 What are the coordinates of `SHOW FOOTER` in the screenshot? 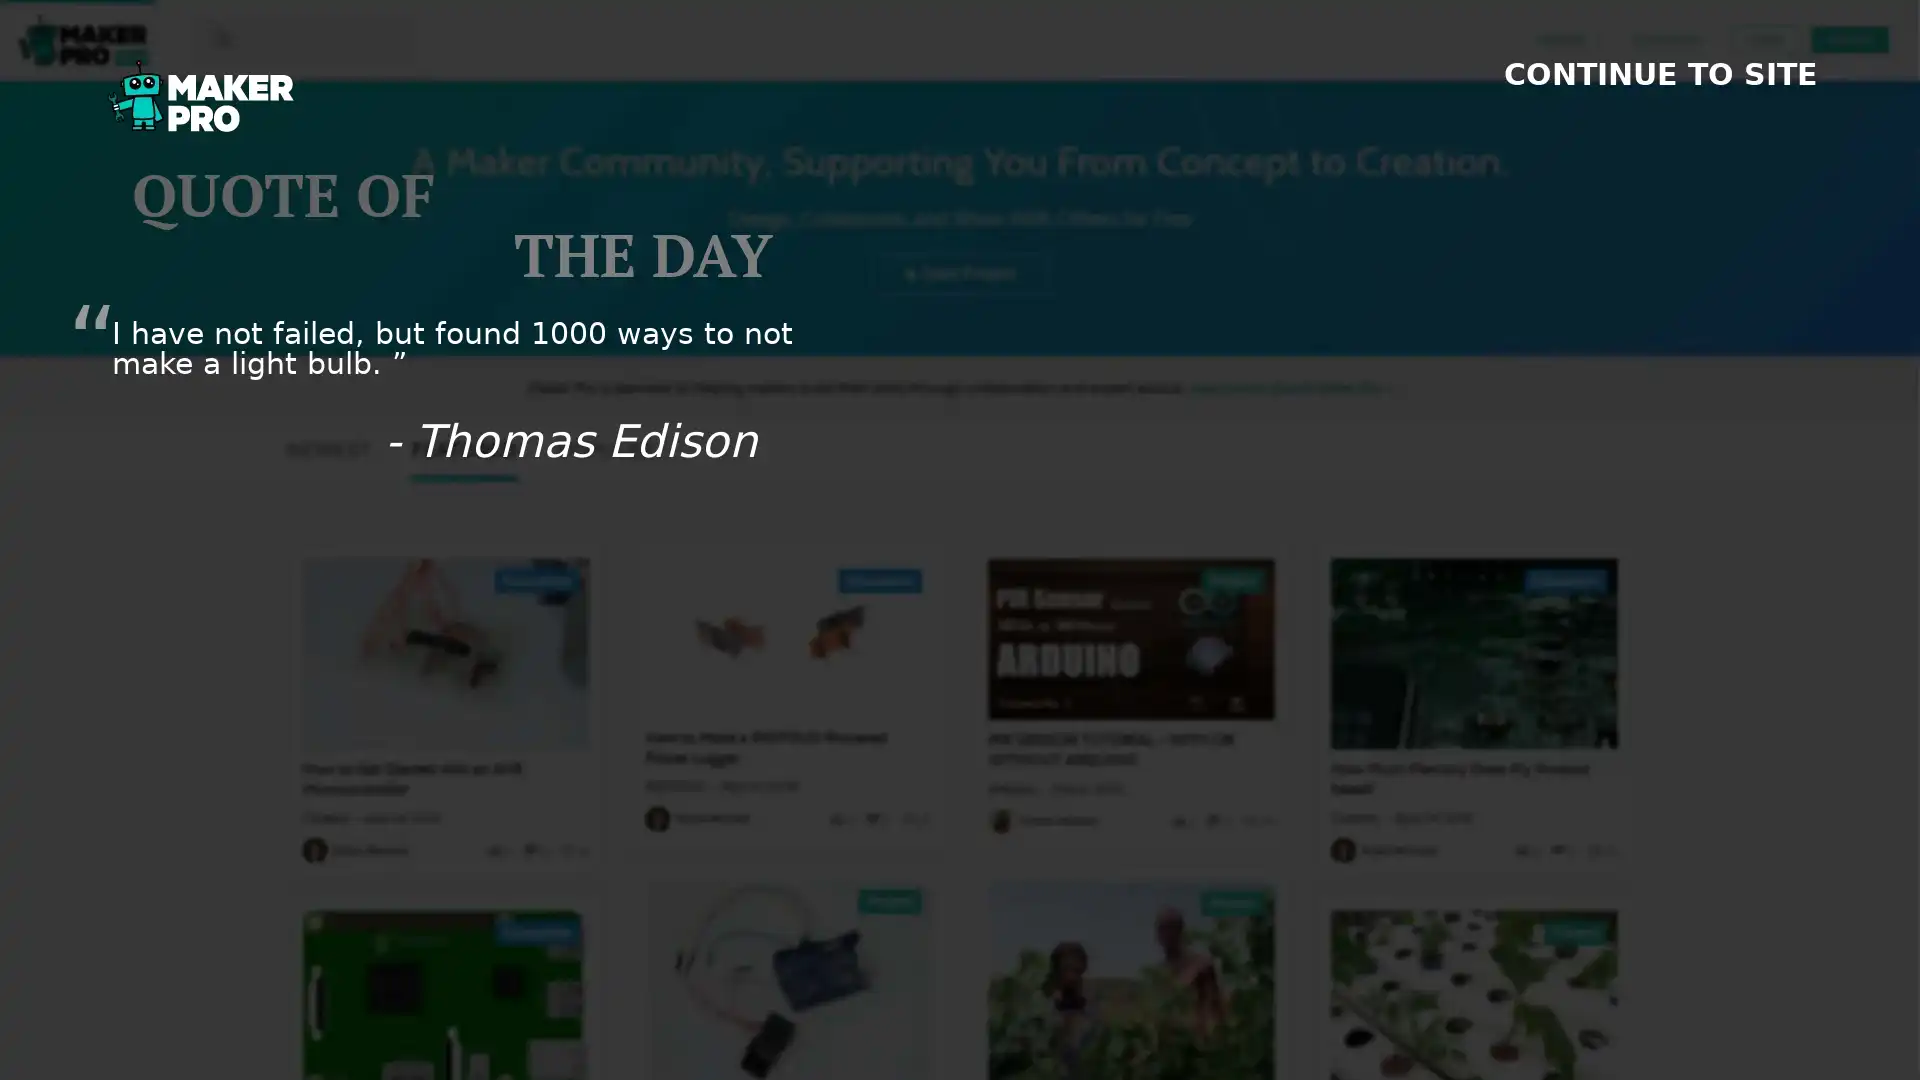 It's located at (1861, 1060).